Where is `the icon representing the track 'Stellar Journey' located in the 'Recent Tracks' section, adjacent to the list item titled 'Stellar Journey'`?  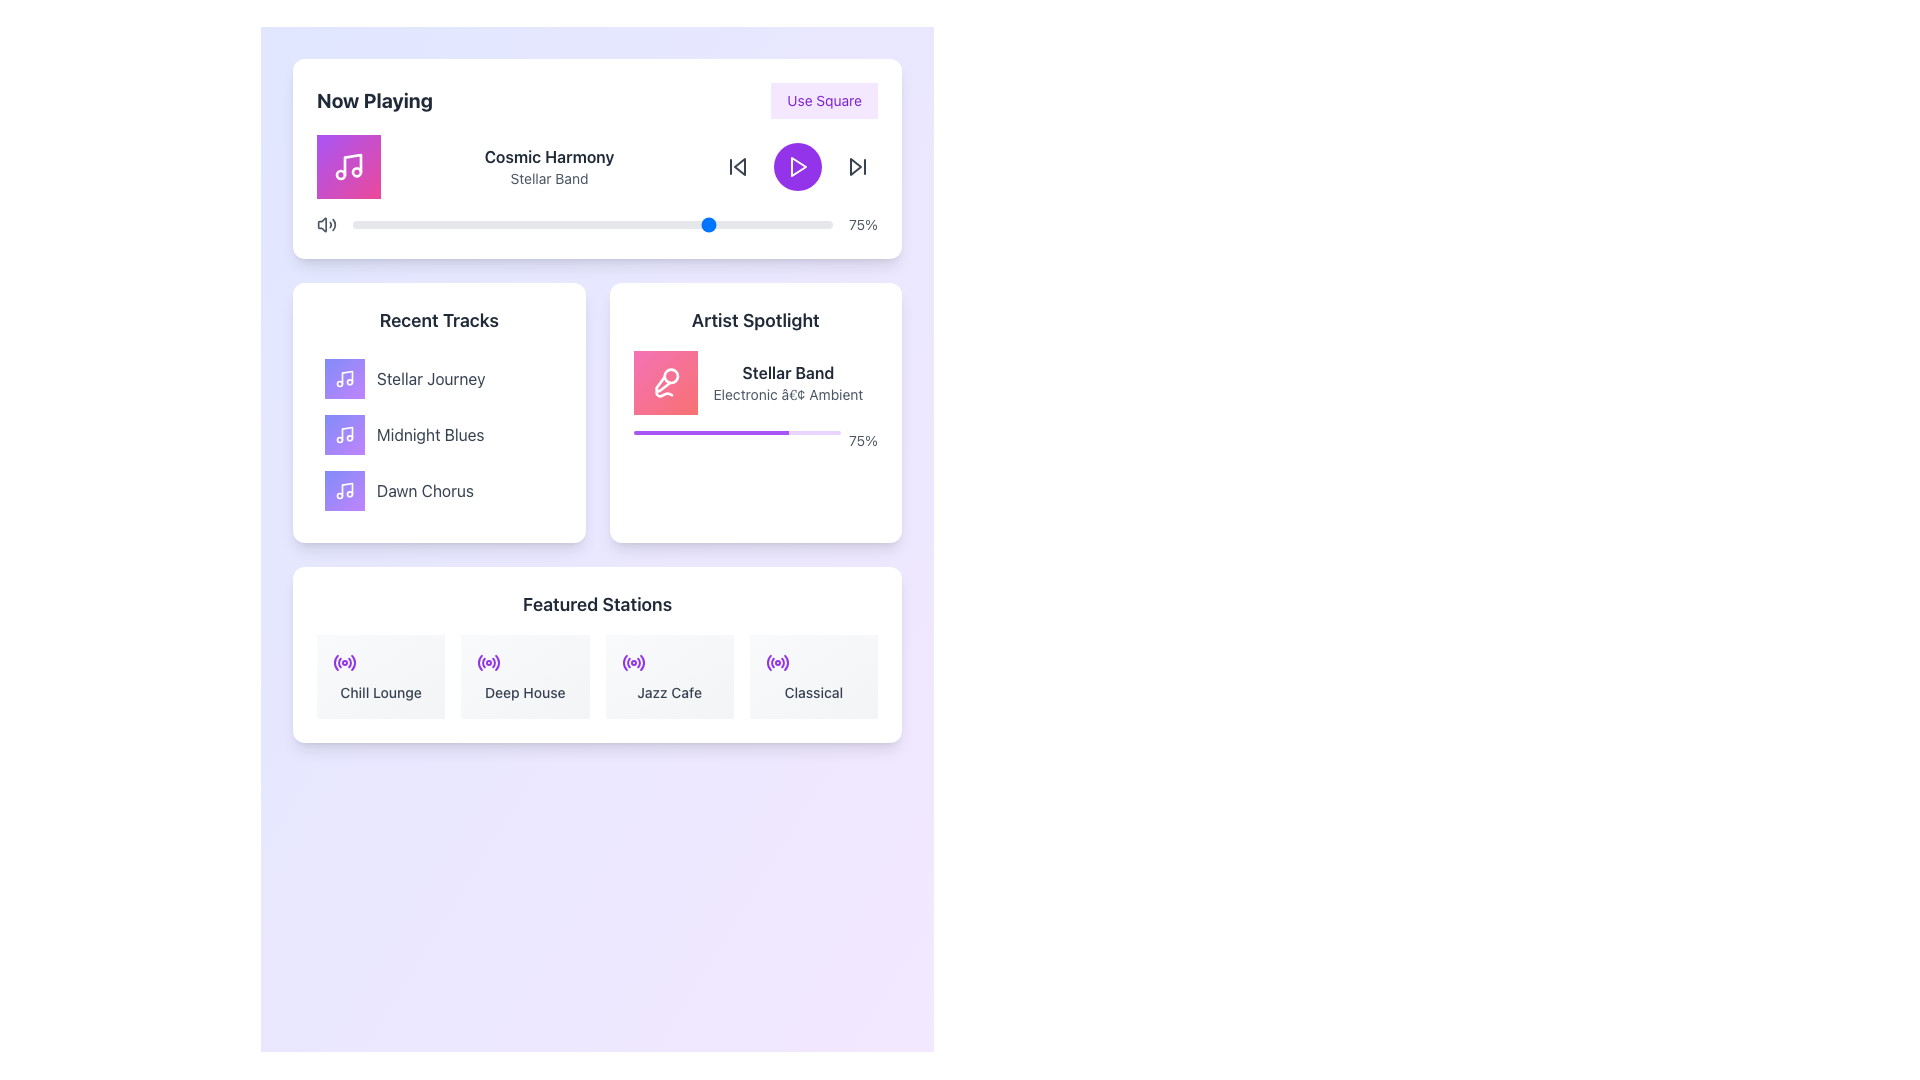 the icon representing the track 'Stellar Journey' located in the 'Recent Tracks' section, adjacent to the list item titled 'Stellar Journey' is located at coordinates (345, 378).